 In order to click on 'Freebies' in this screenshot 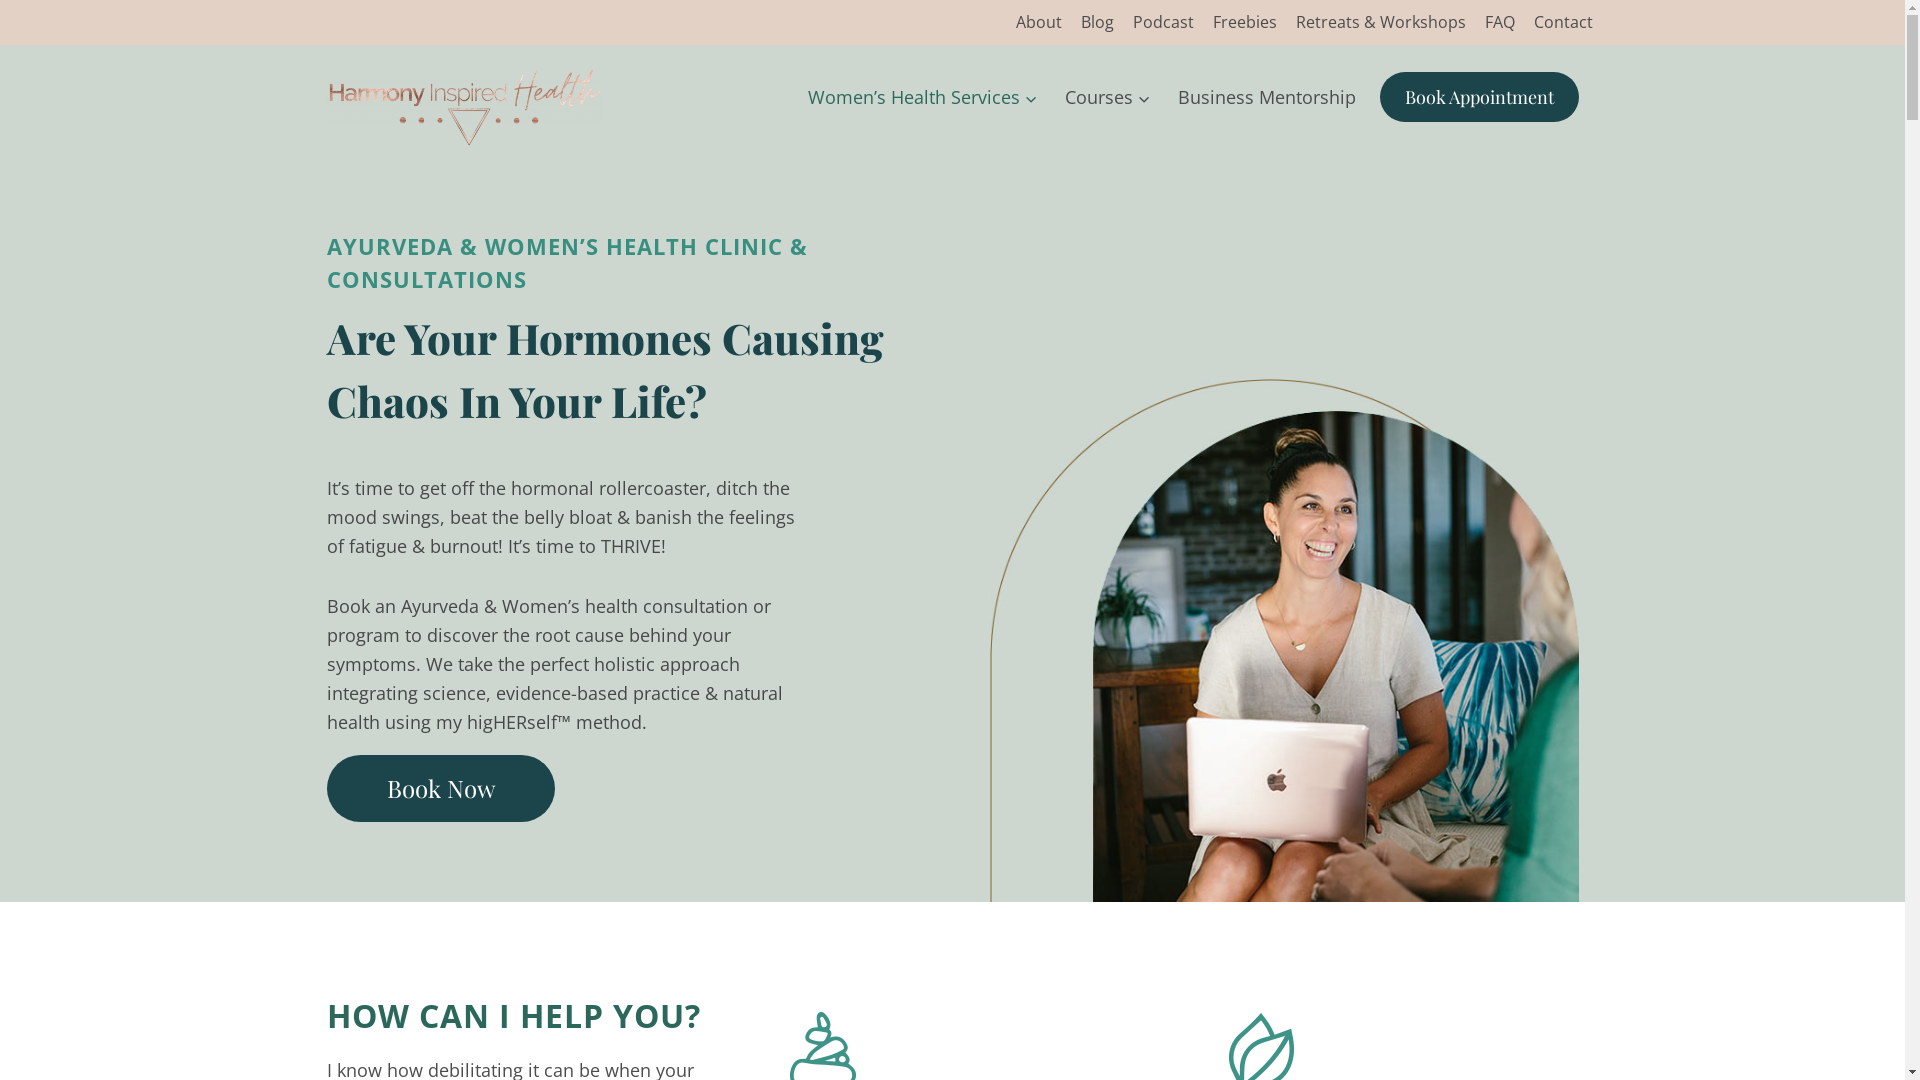, I will do `click(1202, 22)`.